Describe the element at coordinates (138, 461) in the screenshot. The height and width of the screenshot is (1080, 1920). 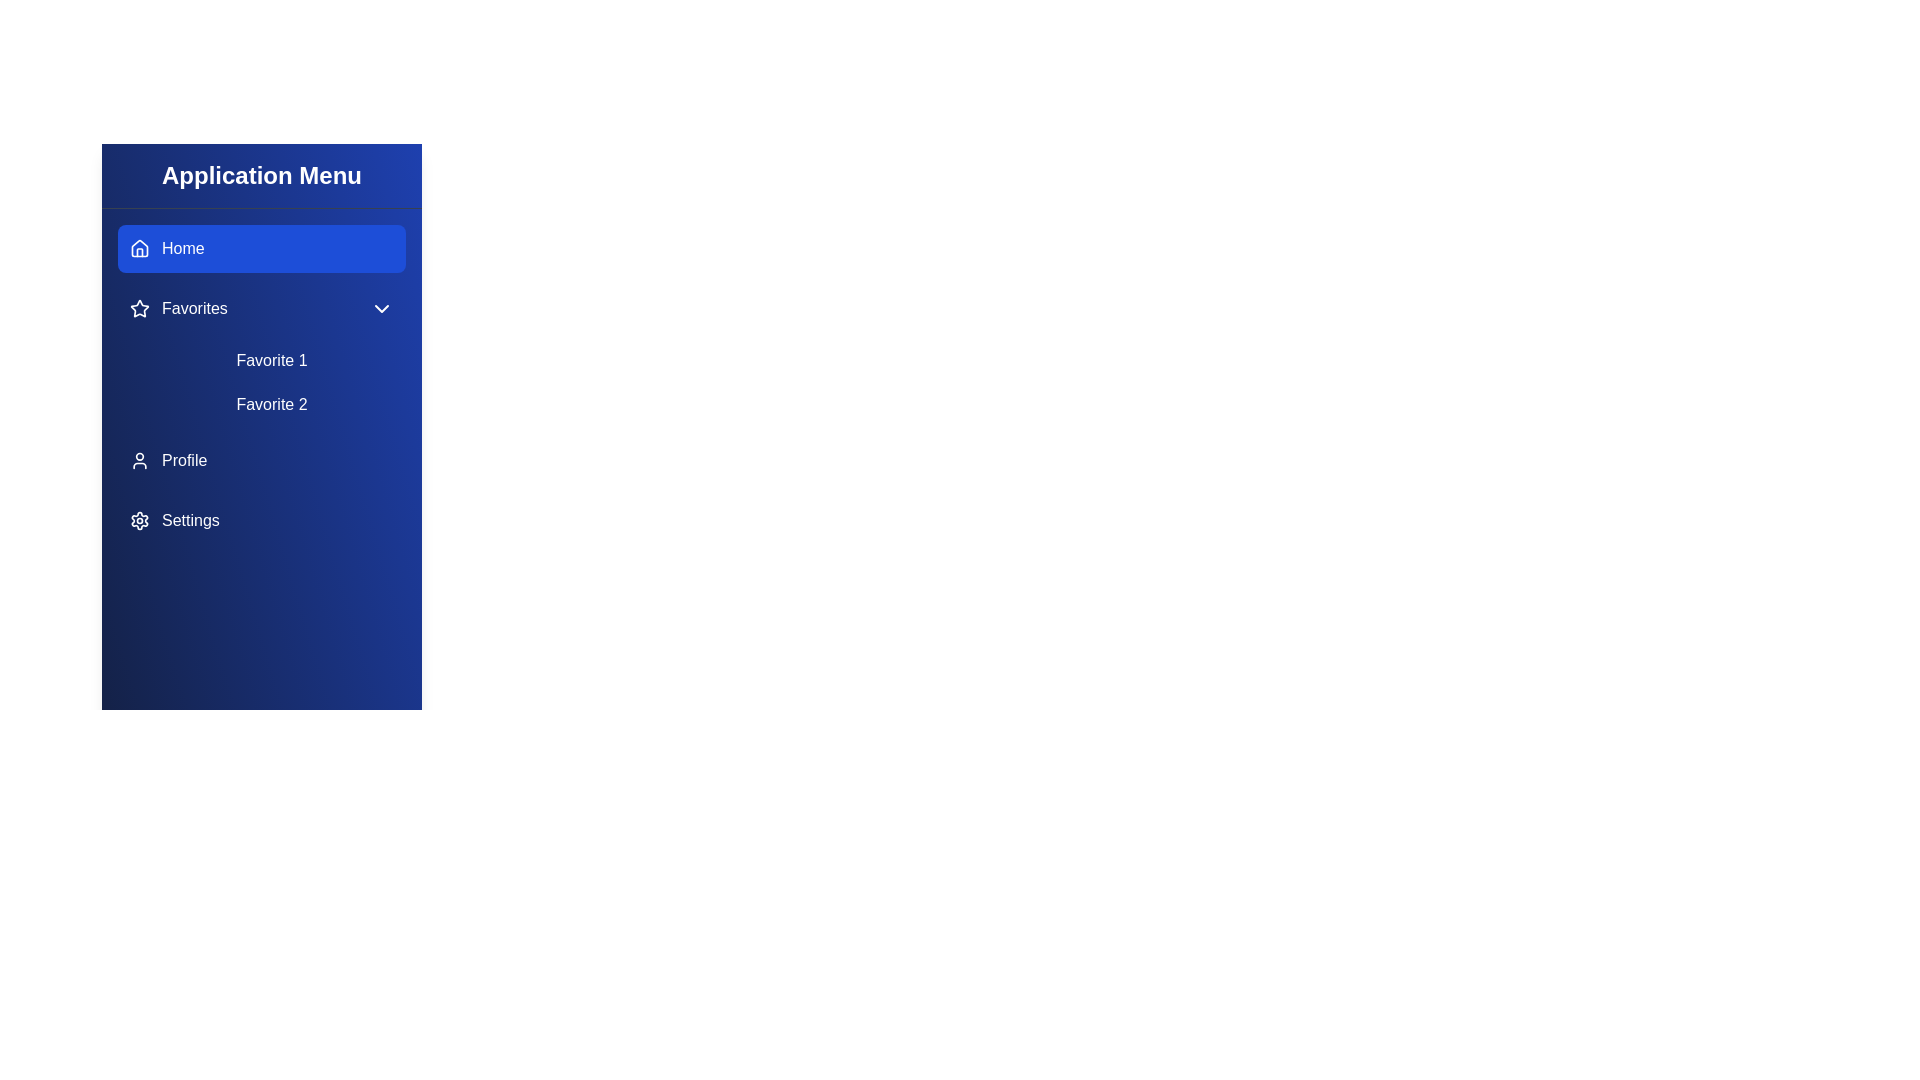
I see `the user icon in the left navigation menu` at that location.